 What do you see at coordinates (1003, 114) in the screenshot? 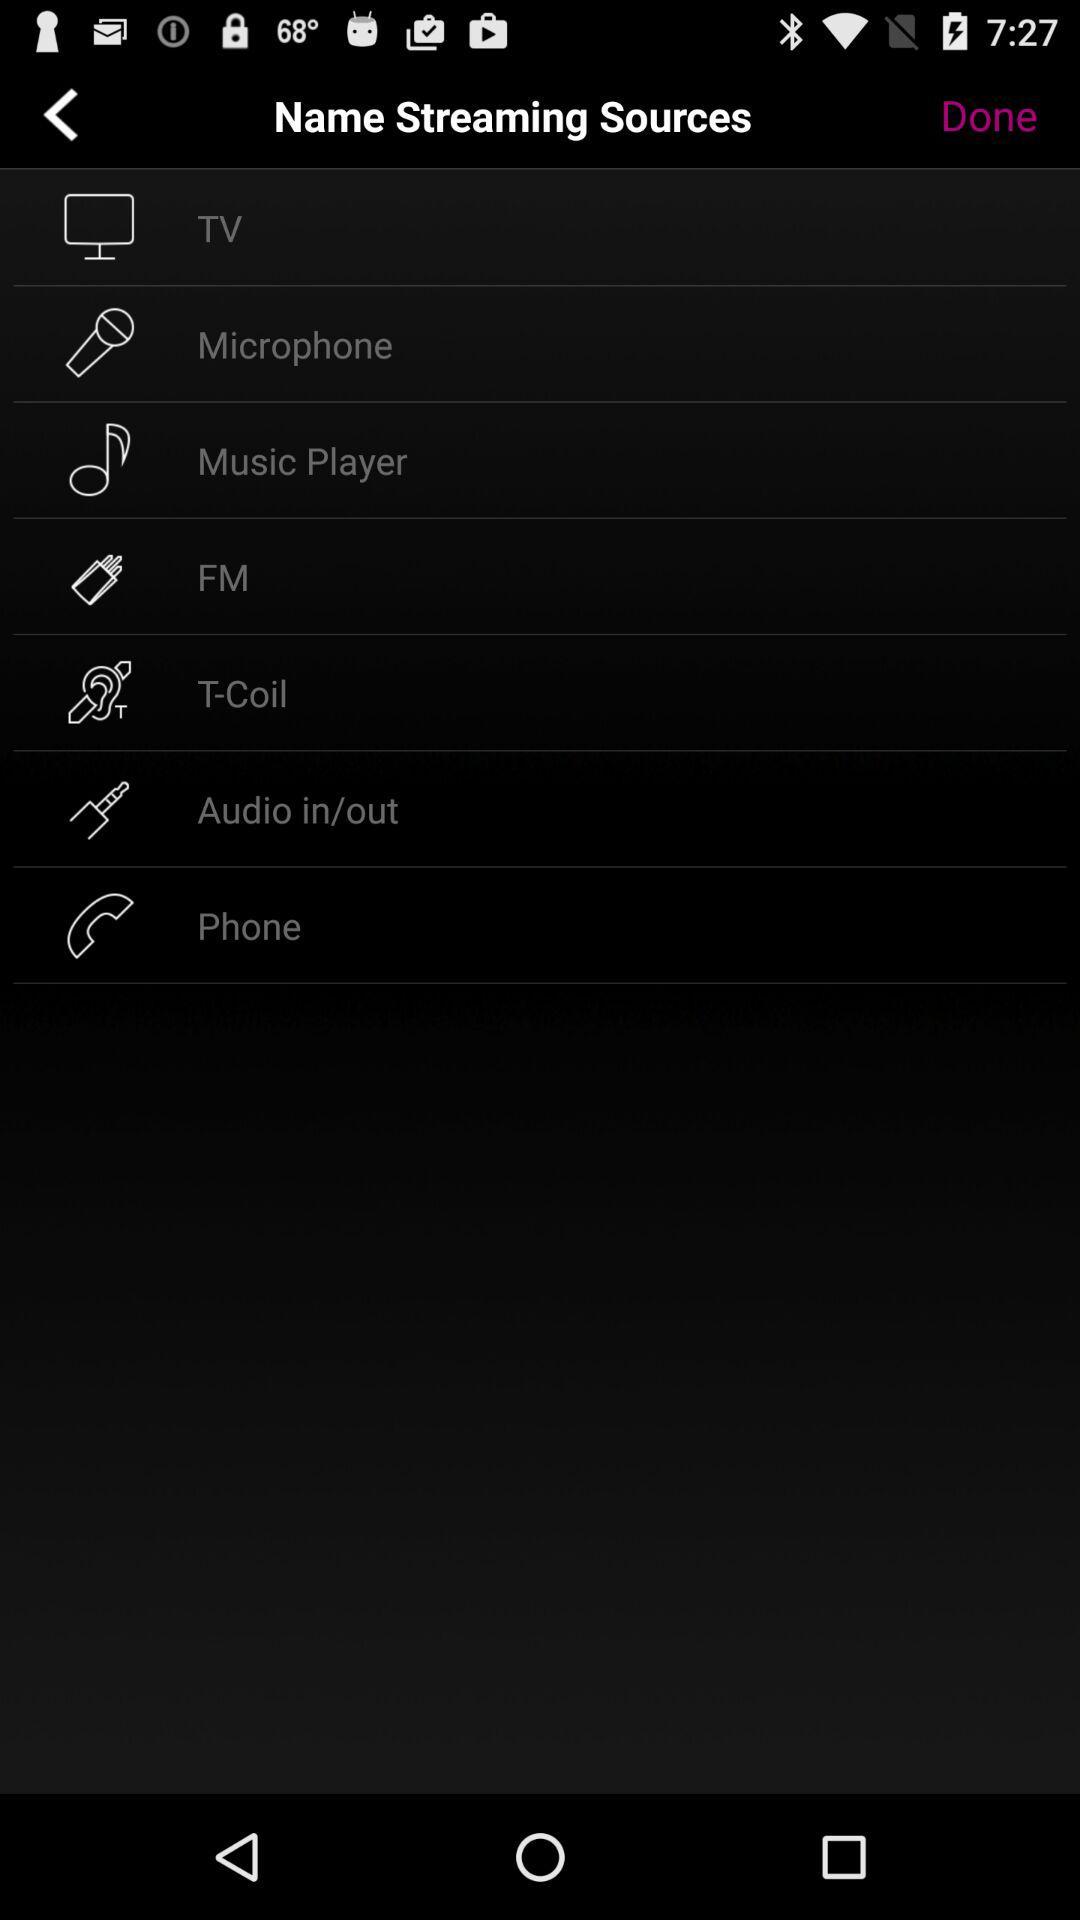
I see `the done at the top right corner` at bounding box center [1003, 114].